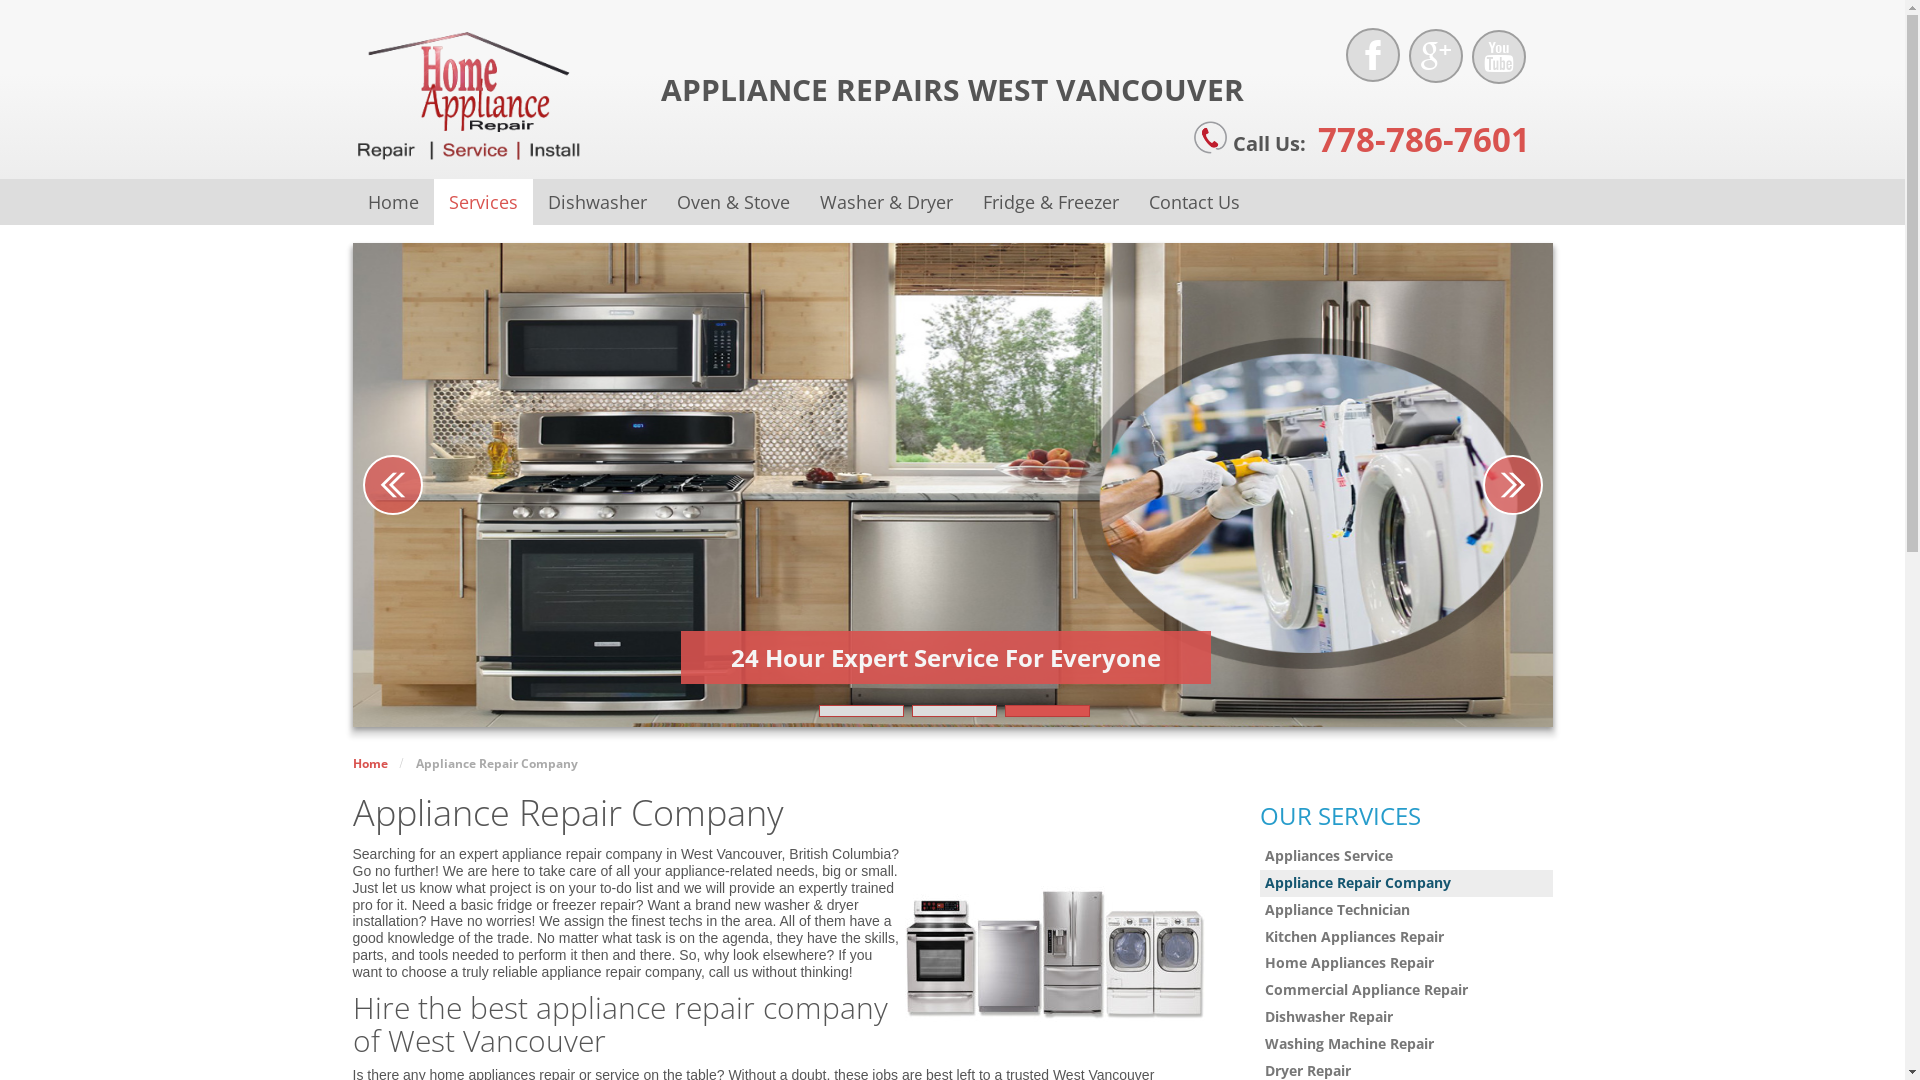  I want to click on 'Kitchen Appliances Repair', so click(1258, 937).